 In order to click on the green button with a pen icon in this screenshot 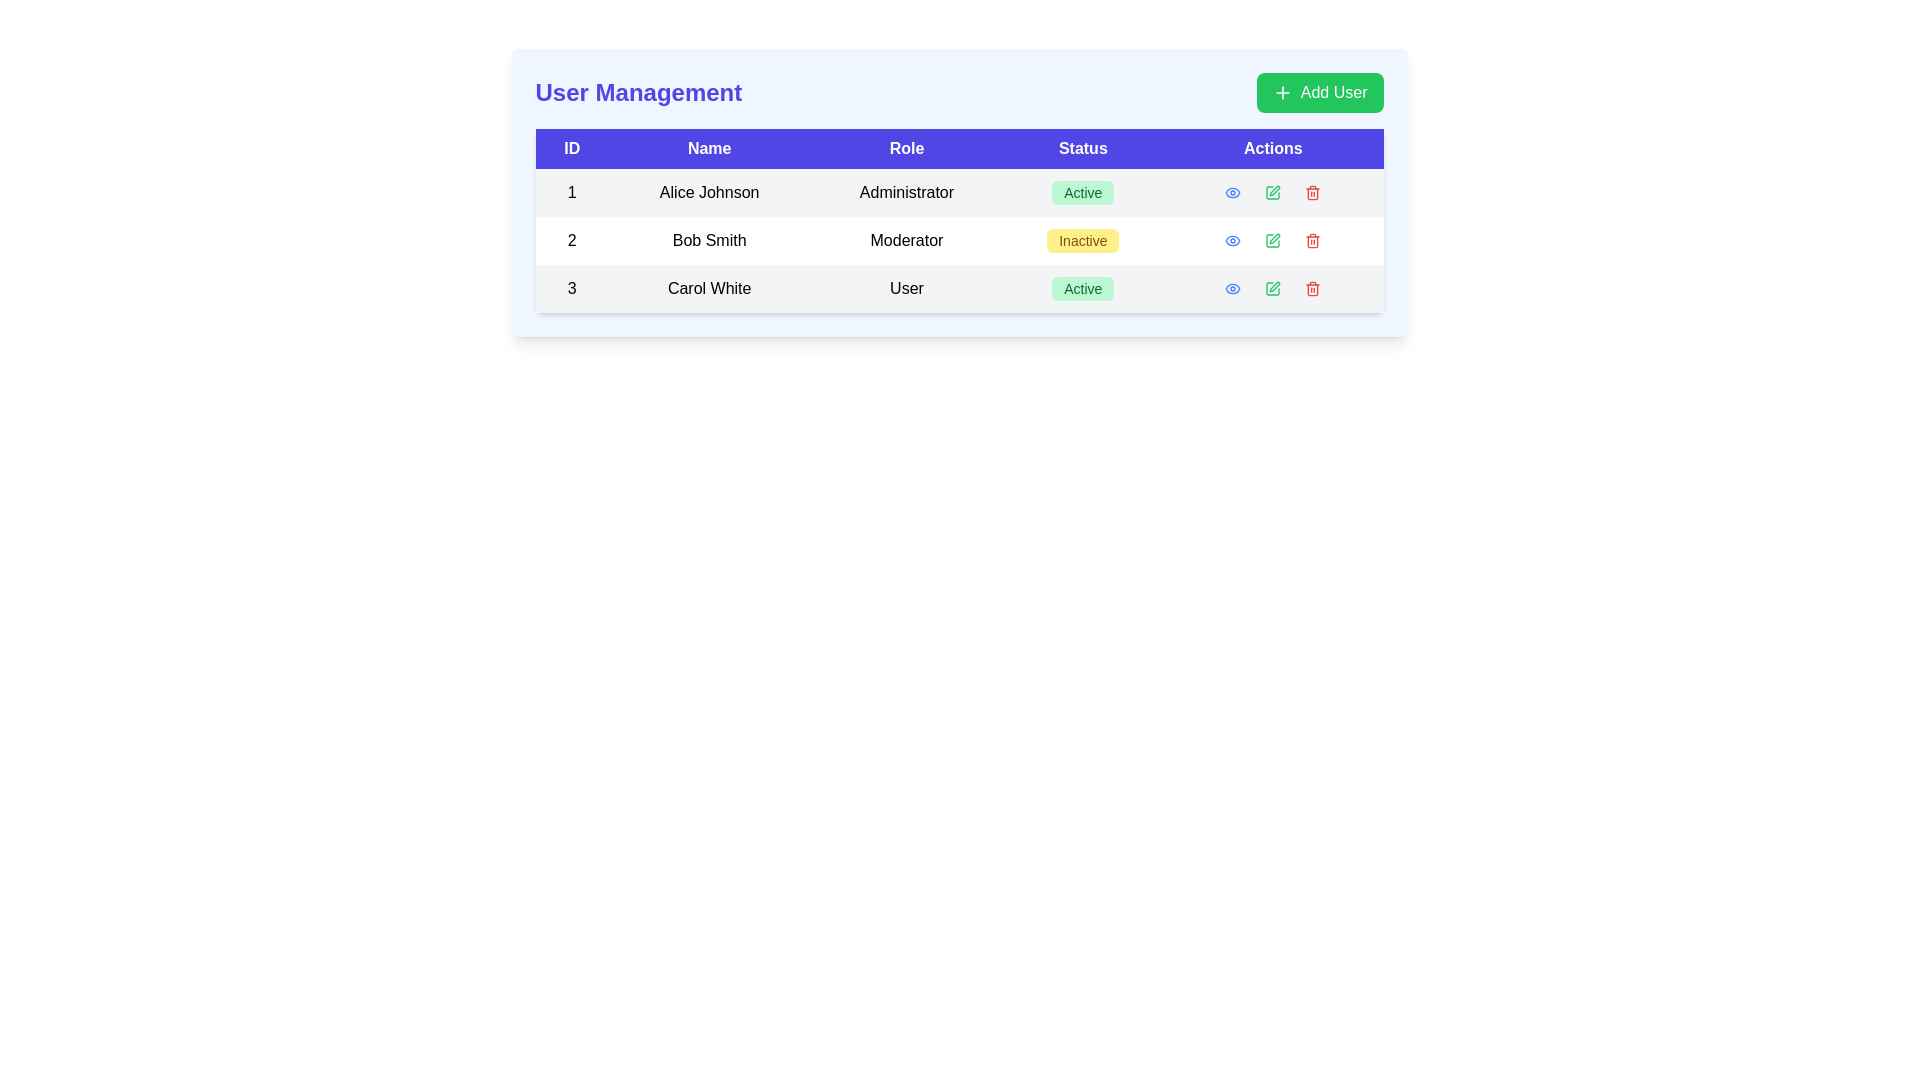, I will do `click(1271, 289)`.